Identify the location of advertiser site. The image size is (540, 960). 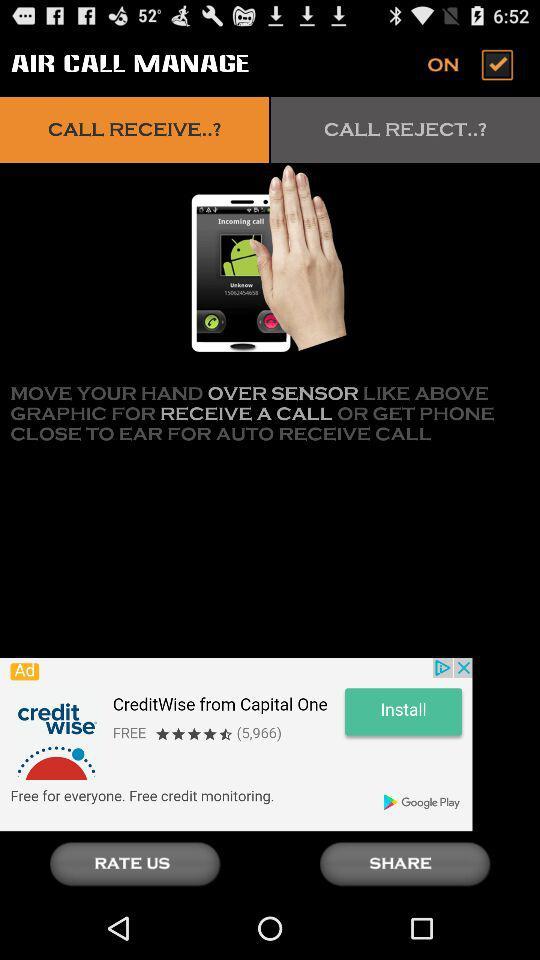
(235, 743).